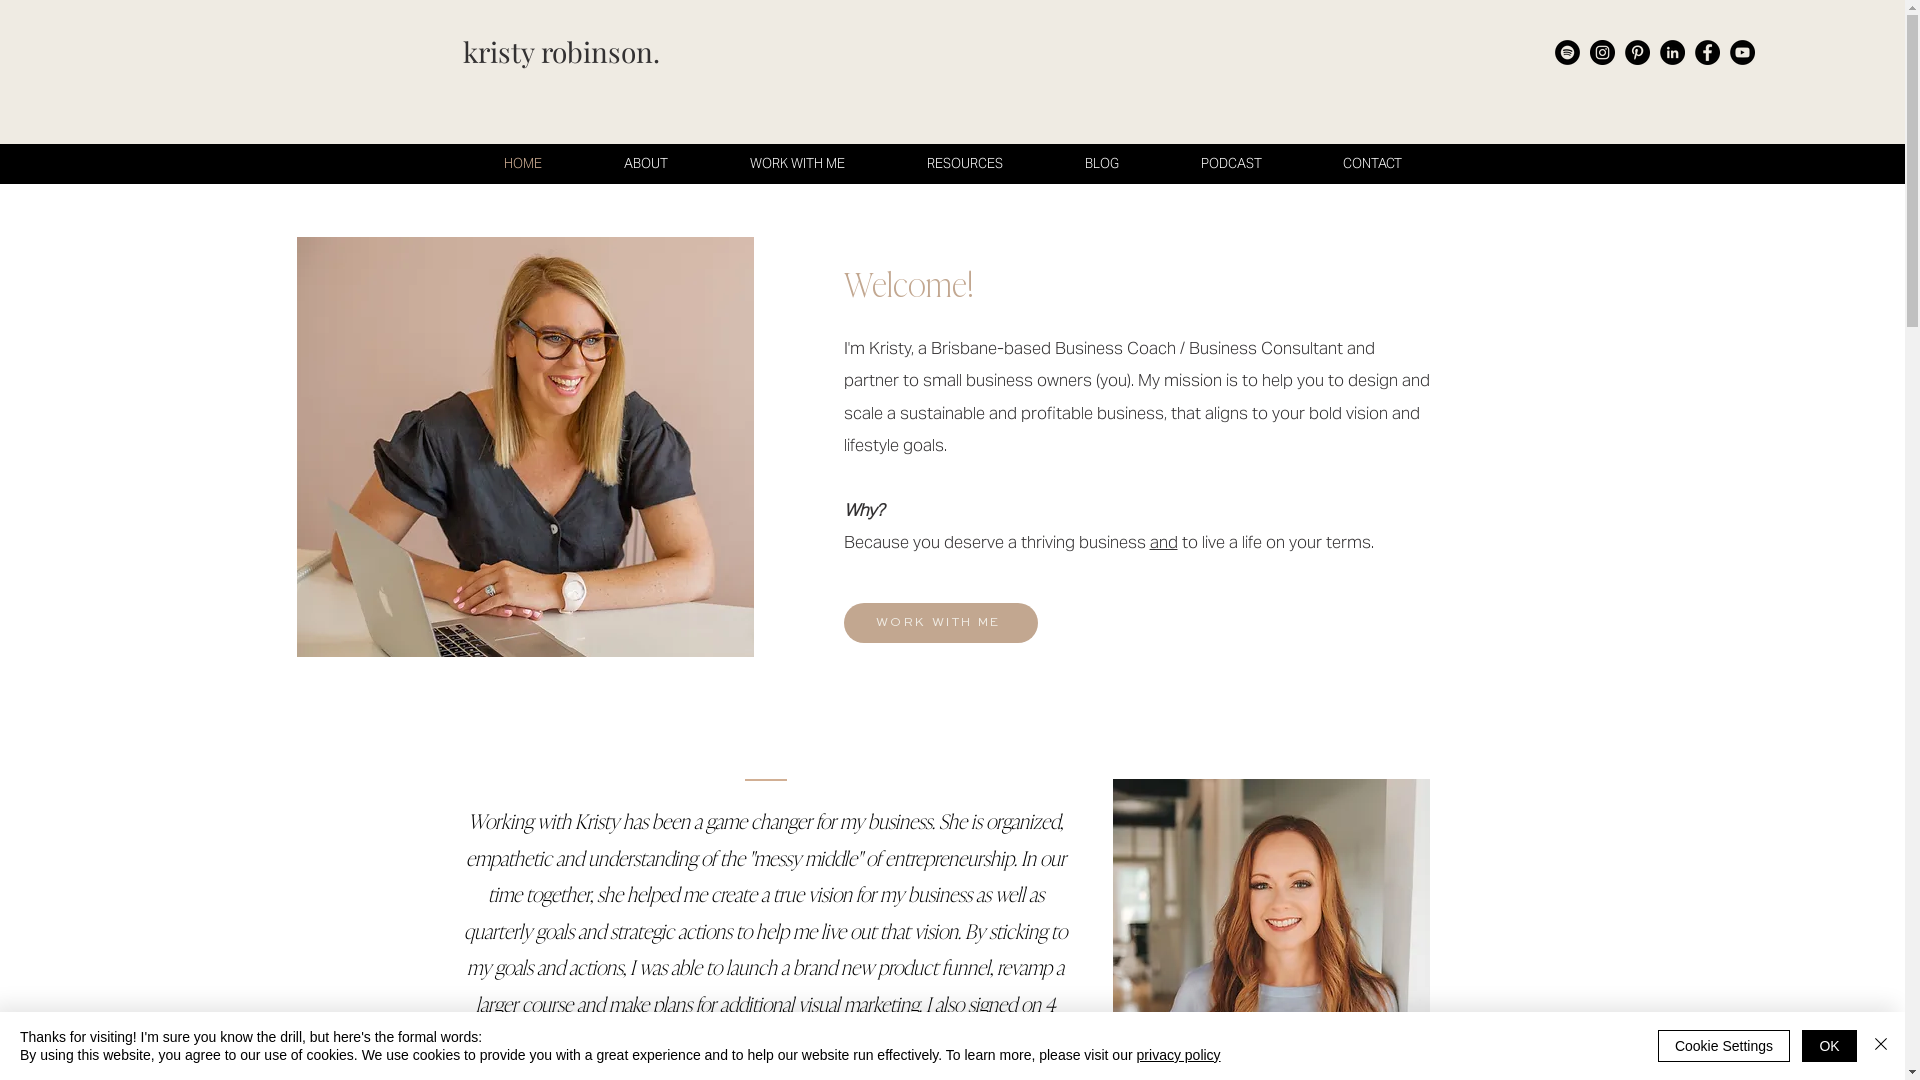  Describe the element at coordinates (939, 622) in the screenshot. I see `'WORK WITH ME'` at that location.